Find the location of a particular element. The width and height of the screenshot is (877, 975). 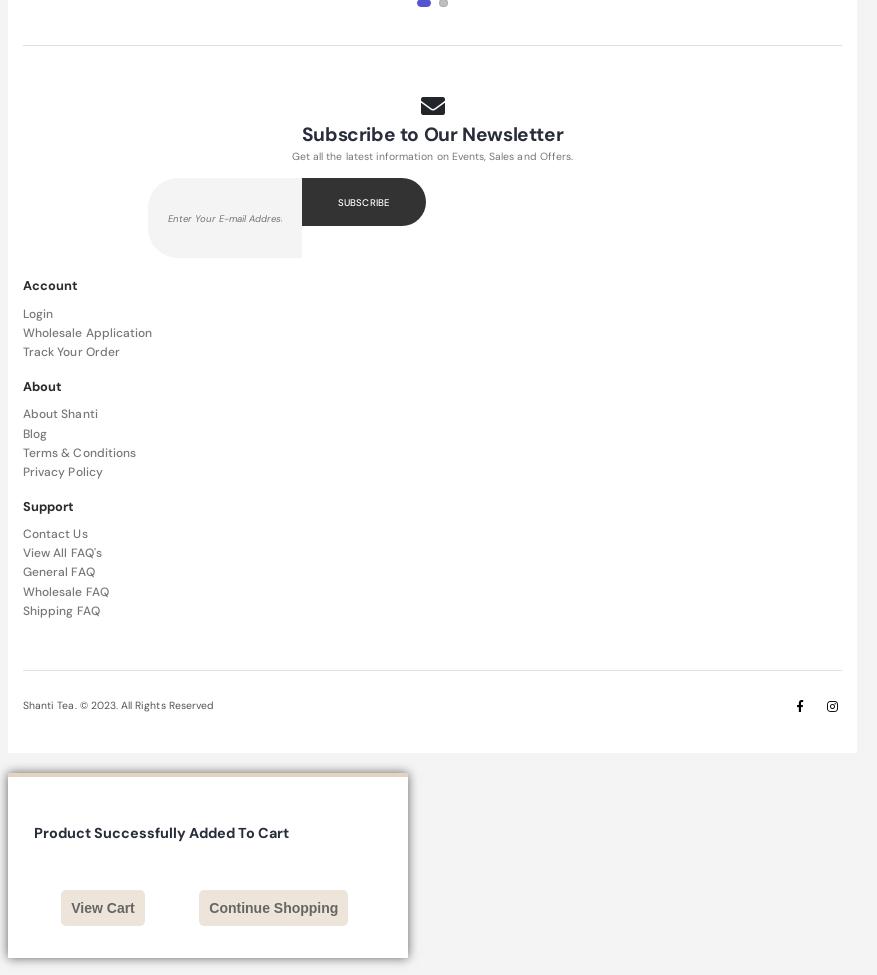

'View Cart' is located at coordinates (101, 906).